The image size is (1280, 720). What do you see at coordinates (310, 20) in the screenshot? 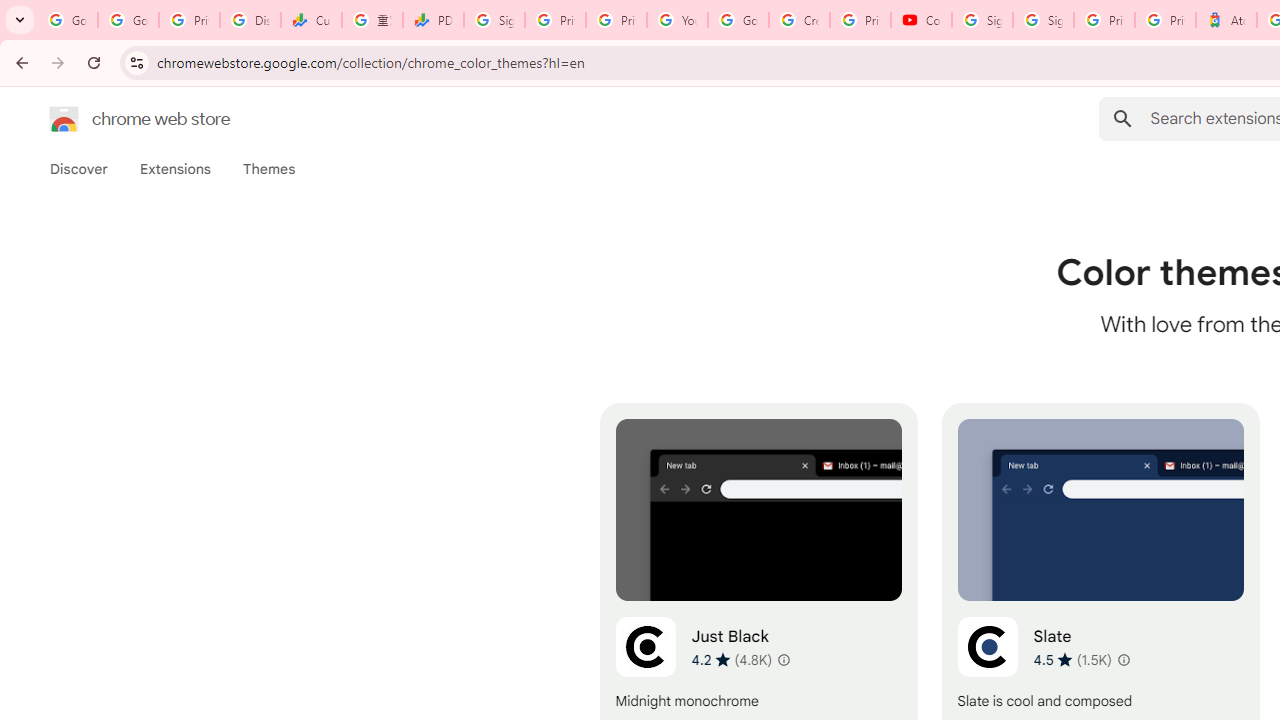
I see `'Currencies - Google Finance'` at bounding box center [310, 20].